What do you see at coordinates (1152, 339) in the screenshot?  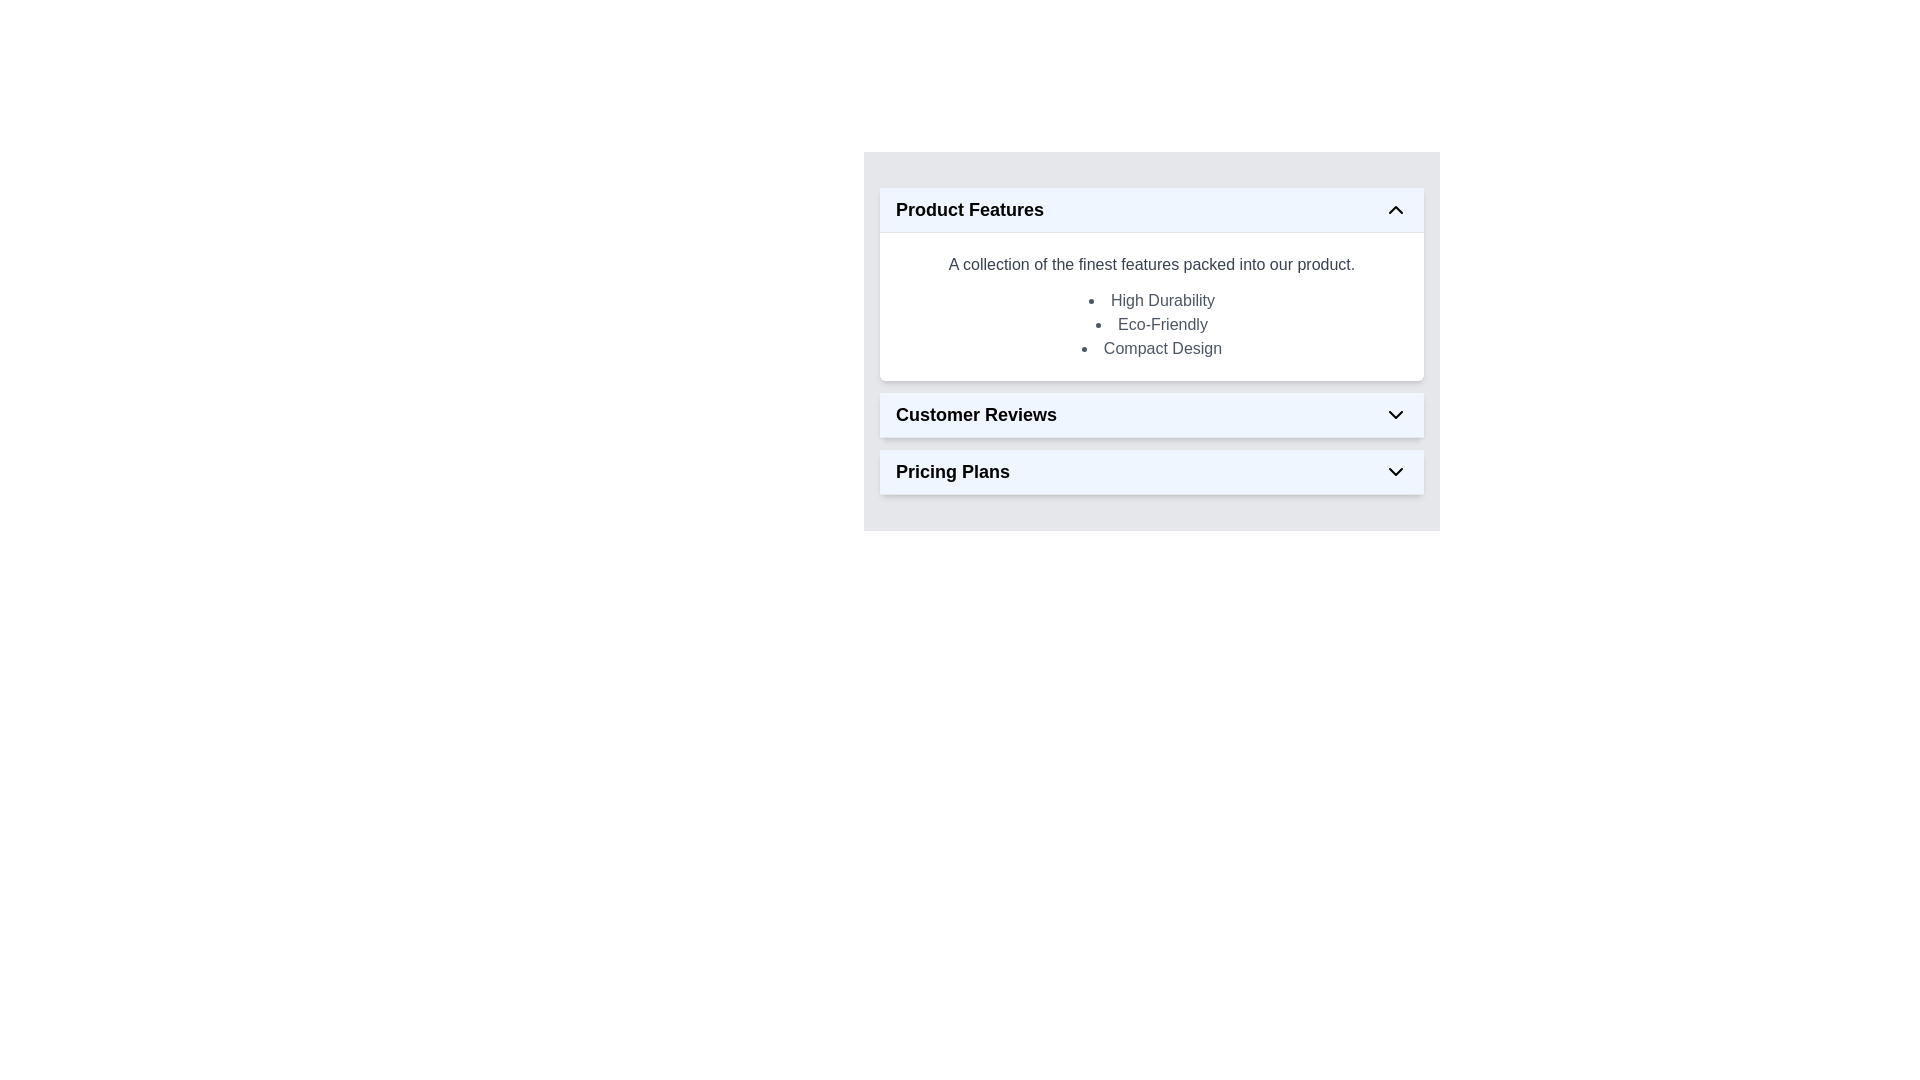 I see `text content of the 'Product Features' information display section, which includes a title and a bulleted list of features` at bounding box center [1152, 339].